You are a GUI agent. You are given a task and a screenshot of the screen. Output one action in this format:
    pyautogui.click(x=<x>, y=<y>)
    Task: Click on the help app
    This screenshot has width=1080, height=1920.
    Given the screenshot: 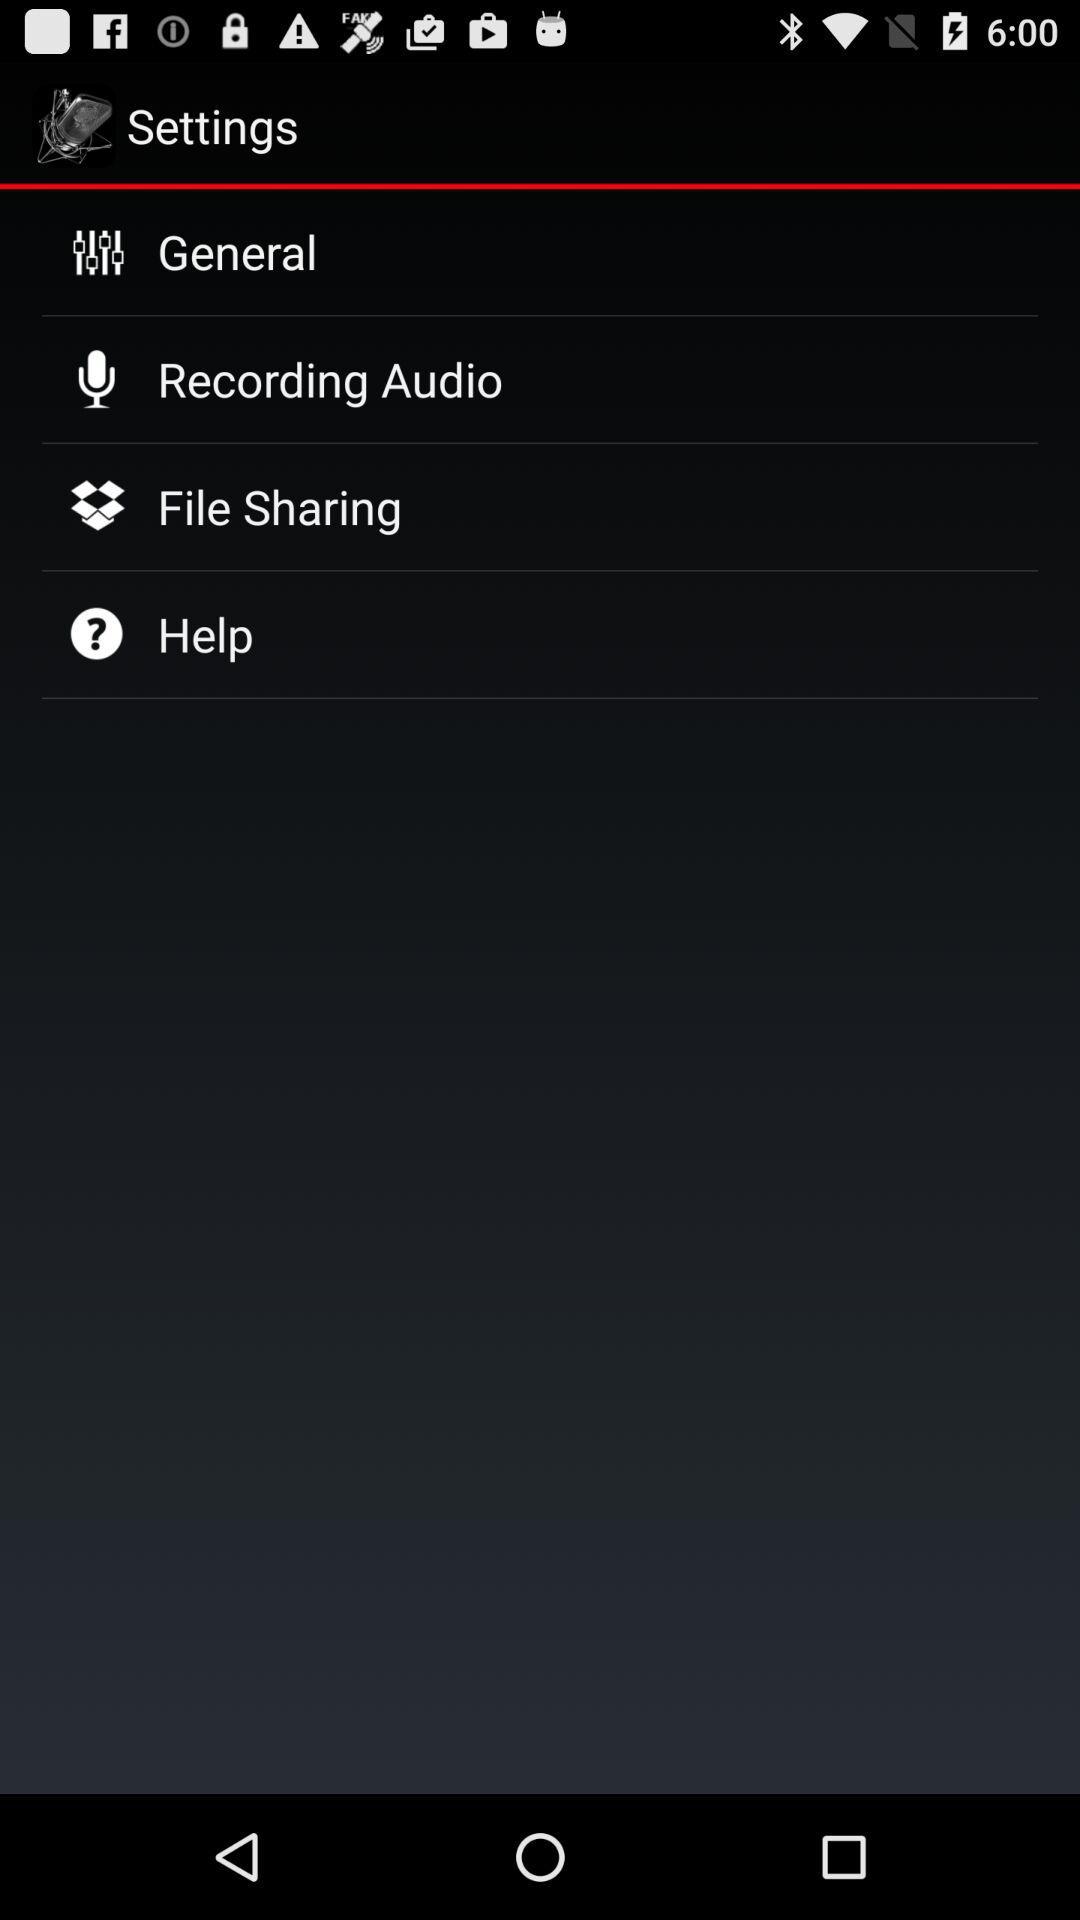 What is the action you would take?
    pyautogui.click(x=205, y=633)
    